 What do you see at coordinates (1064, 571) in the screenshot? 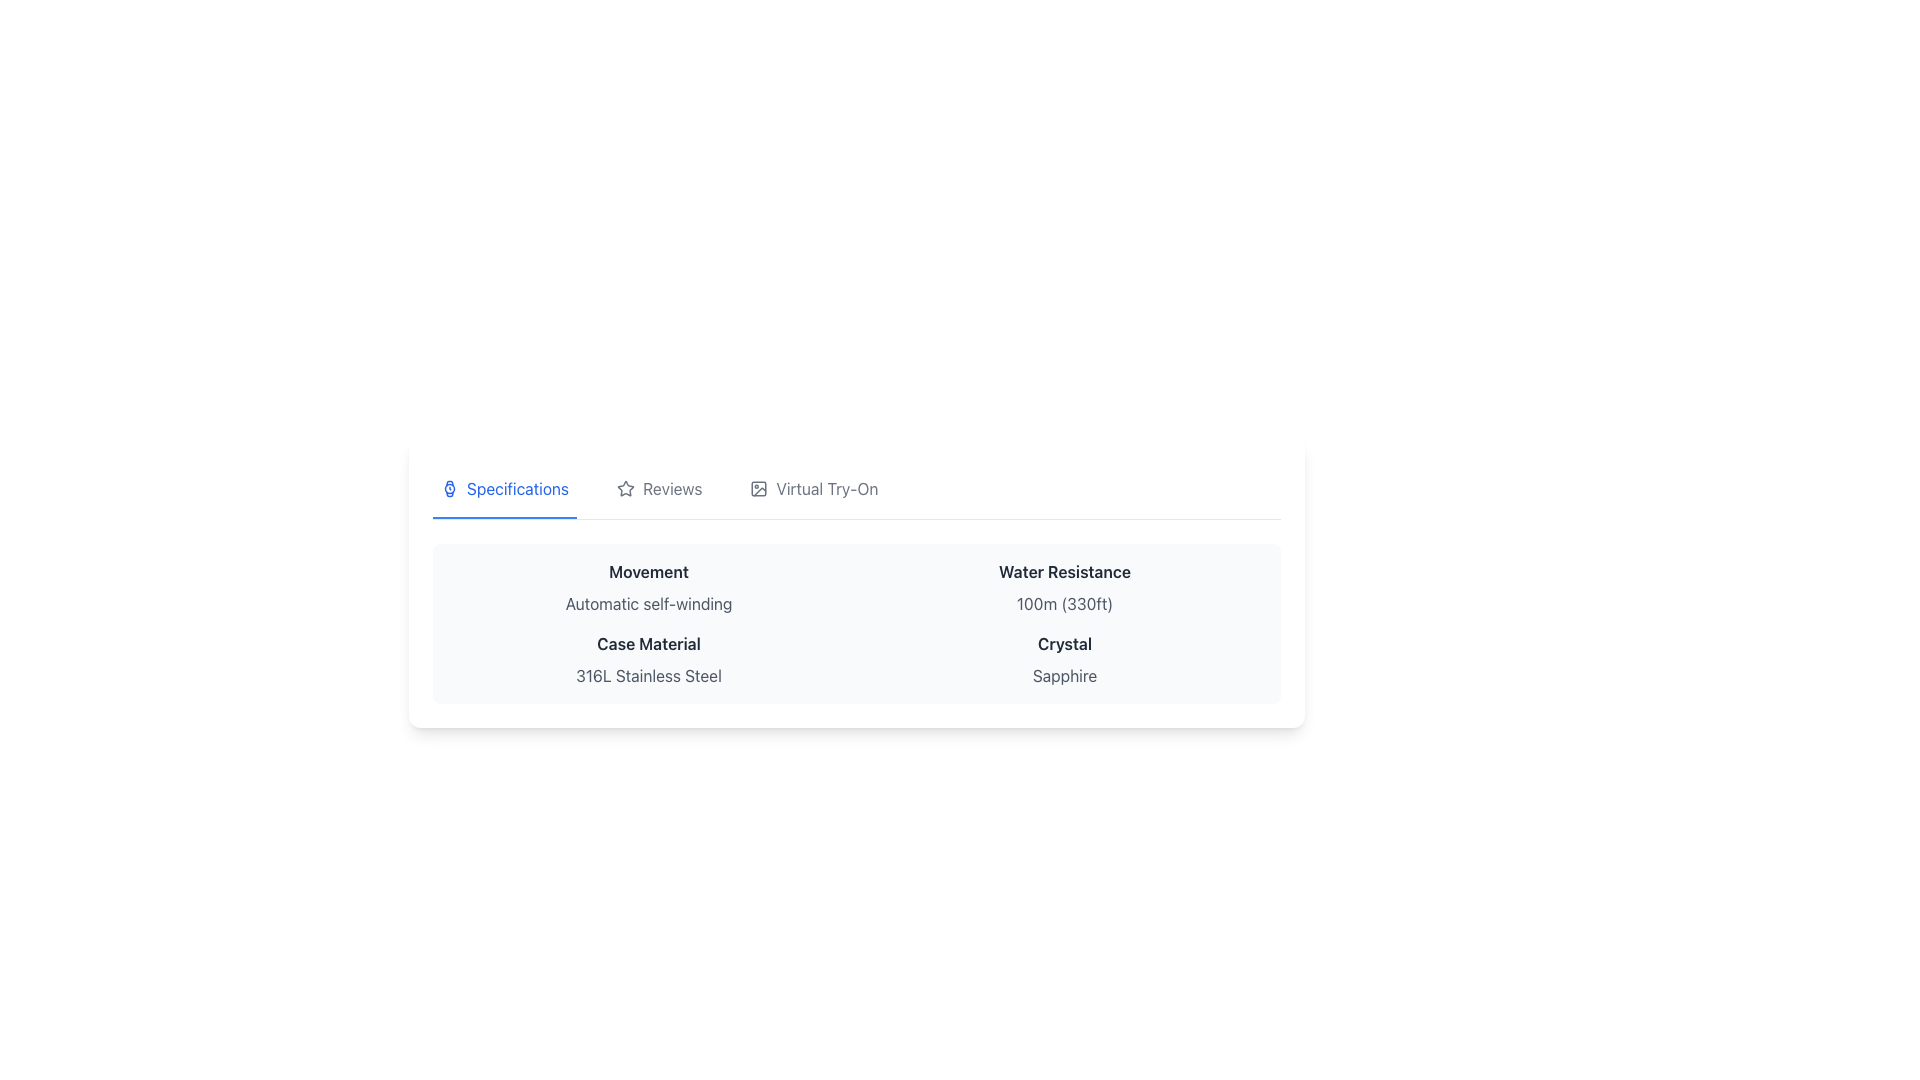
I see `the text label indicating the category or name of the specification related to water resistance, located in the specifications table on the right side of the middle section` at bounding box center [1064, 571].